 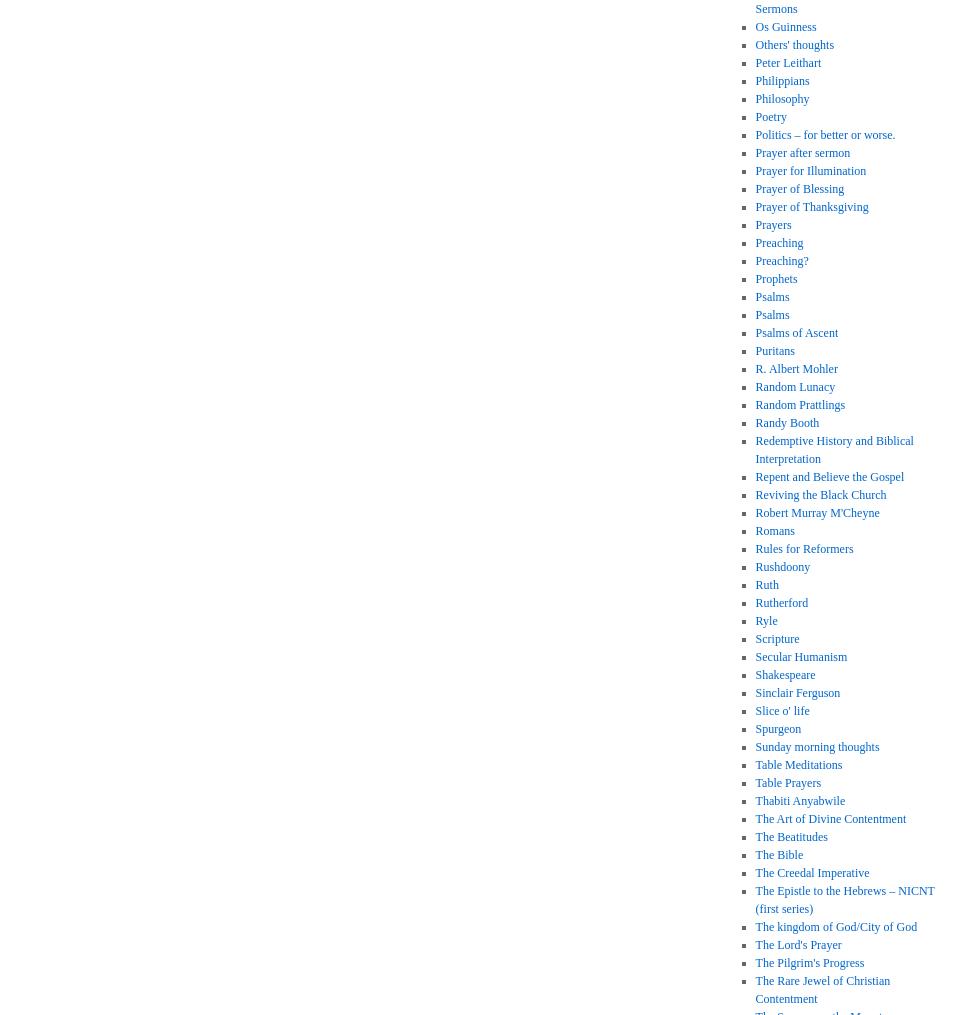 I want to click on 'Redemptive History and Biblical Interpretation', so click(x=833, y=448).